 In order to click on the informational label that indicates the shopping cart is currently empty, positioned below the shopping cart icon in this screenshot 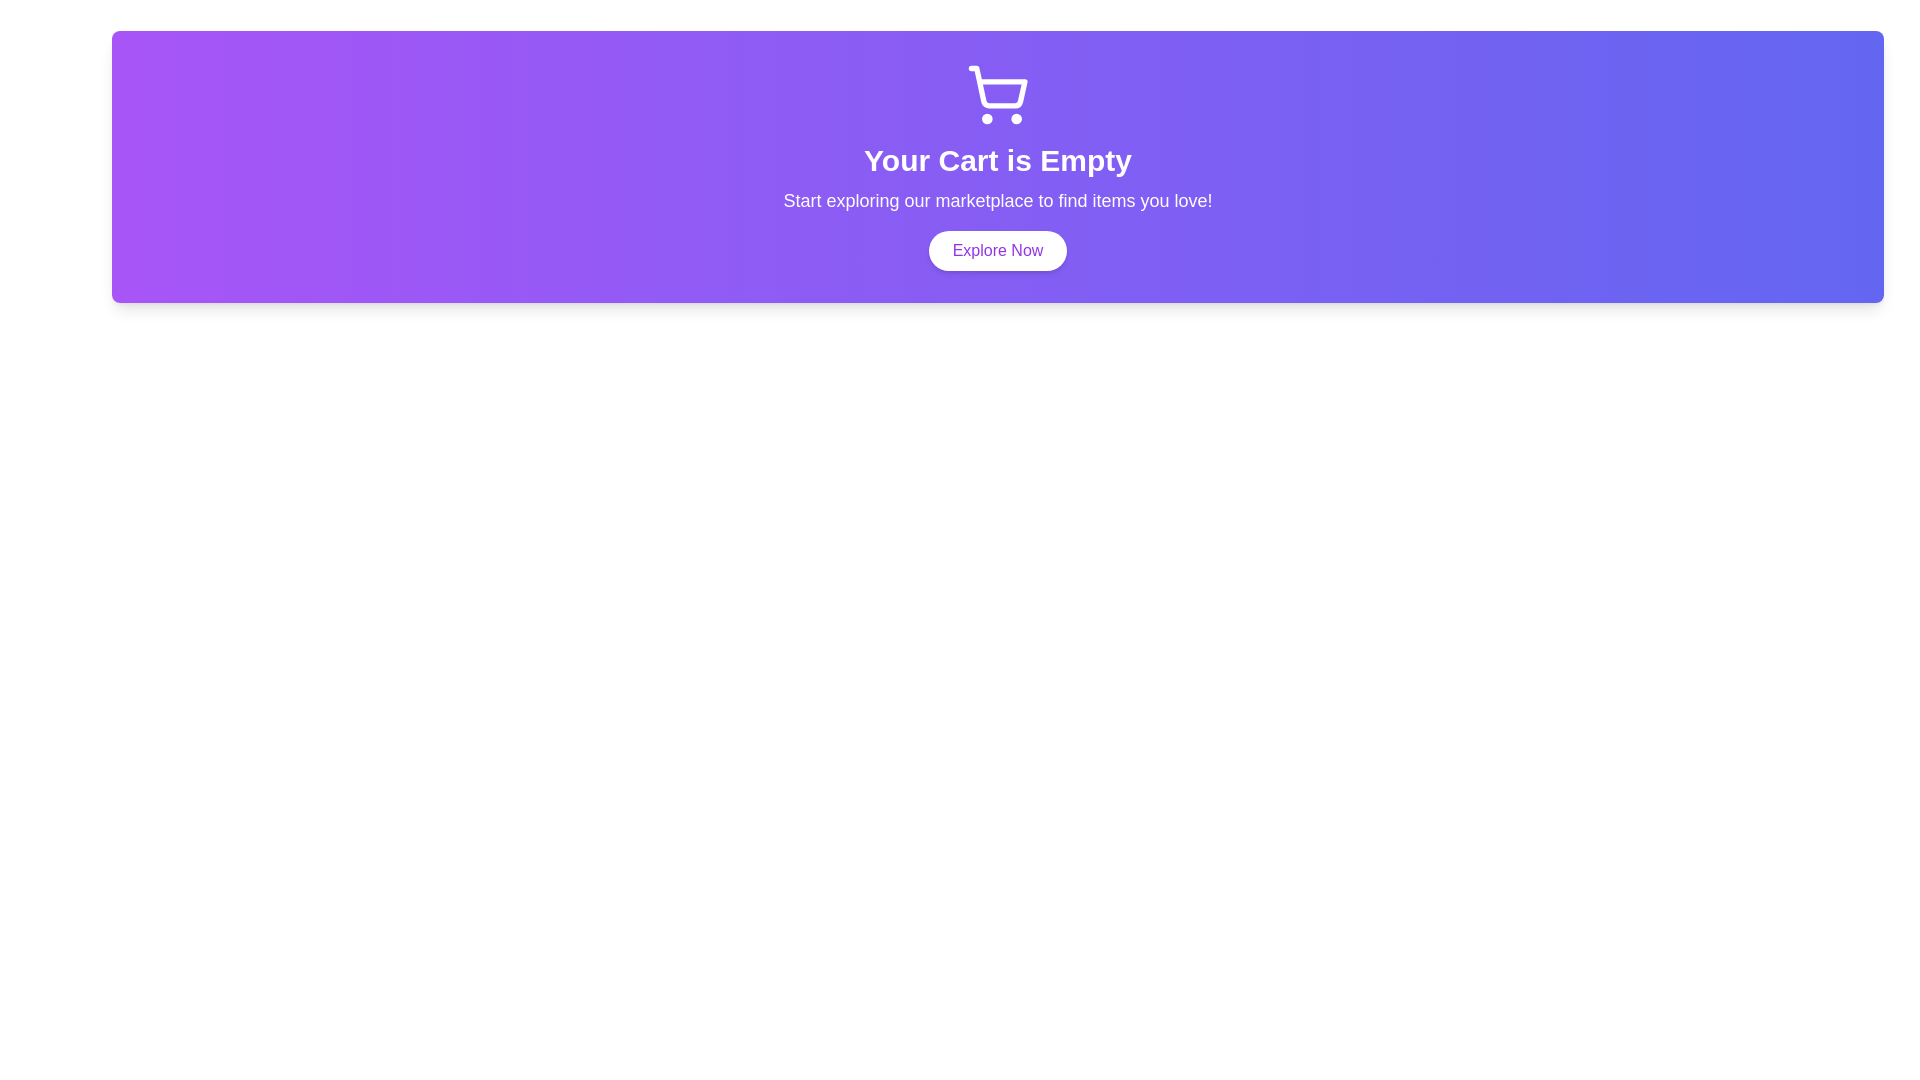, I will do `click(998, 160)`.